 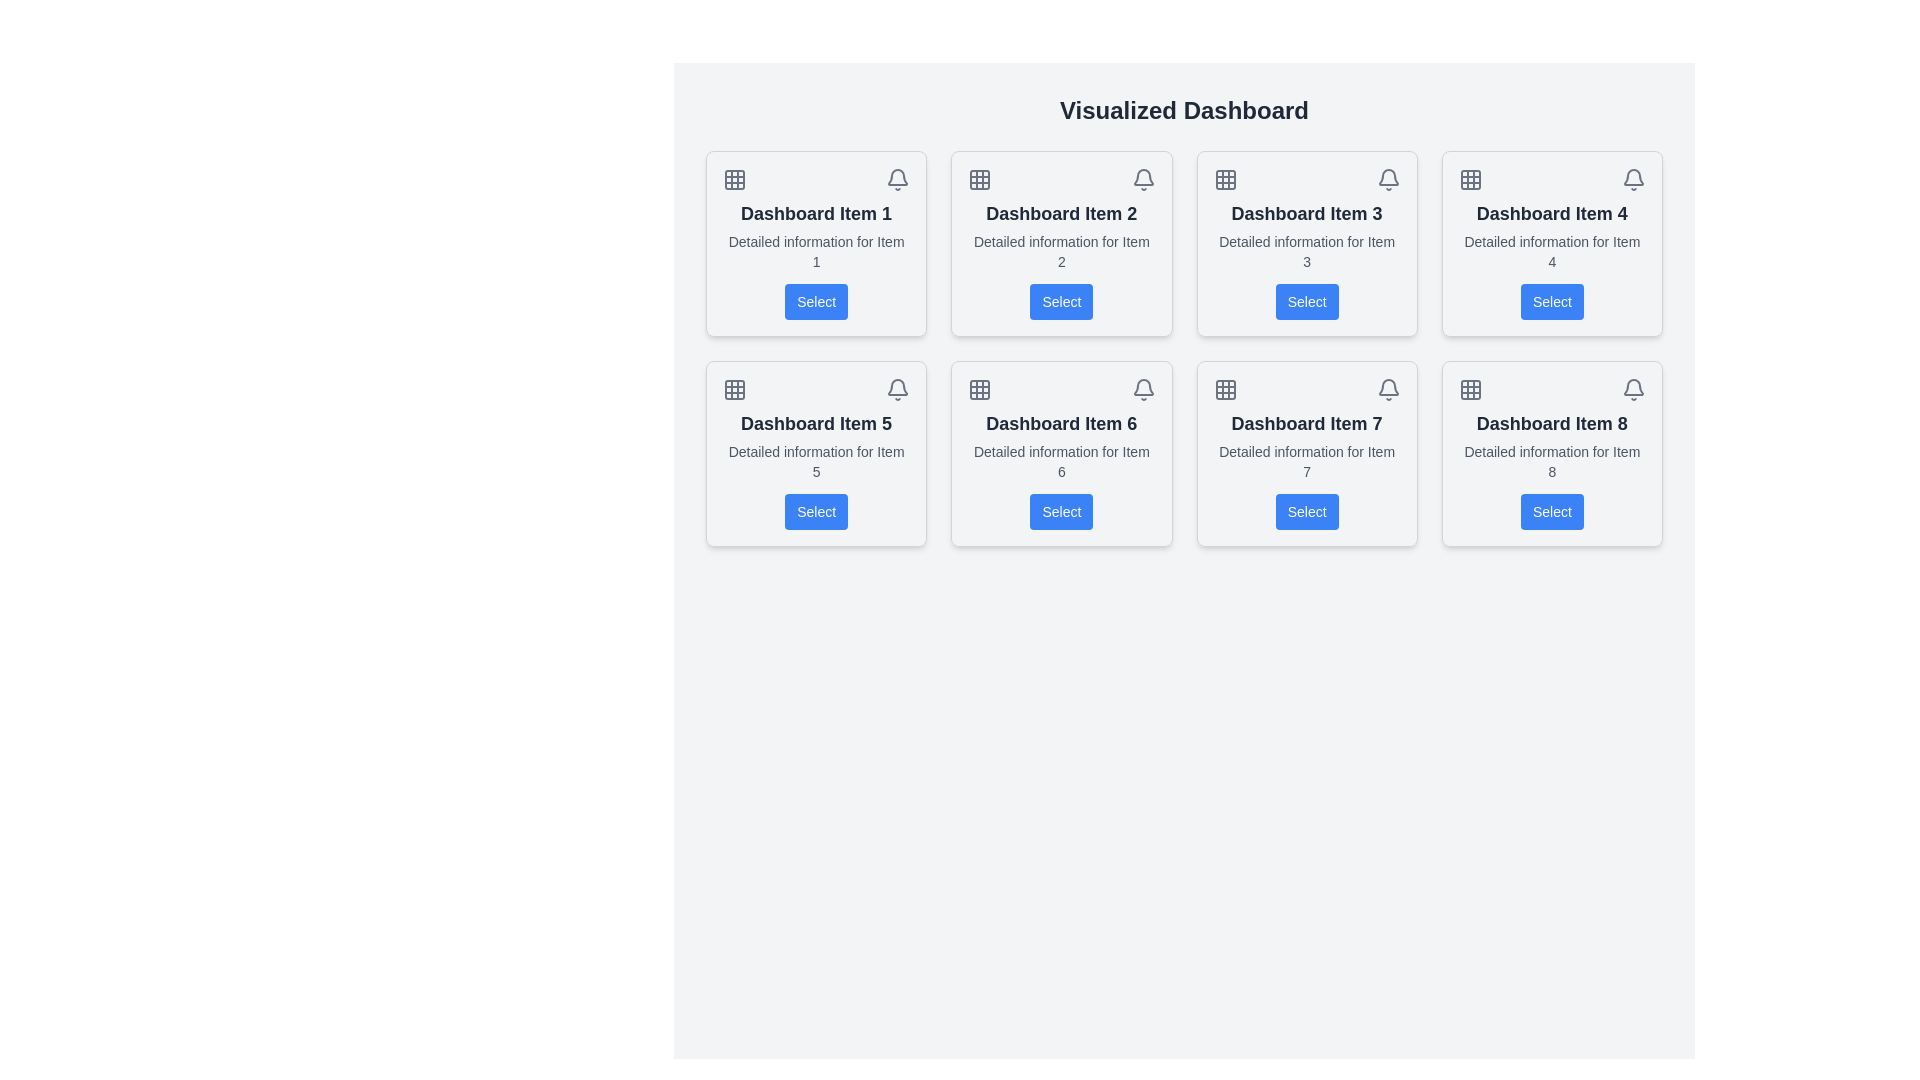 I want to click on the button located at the bottom of the card titled 'Dashboard Item 1', so click(x=816, y=301).